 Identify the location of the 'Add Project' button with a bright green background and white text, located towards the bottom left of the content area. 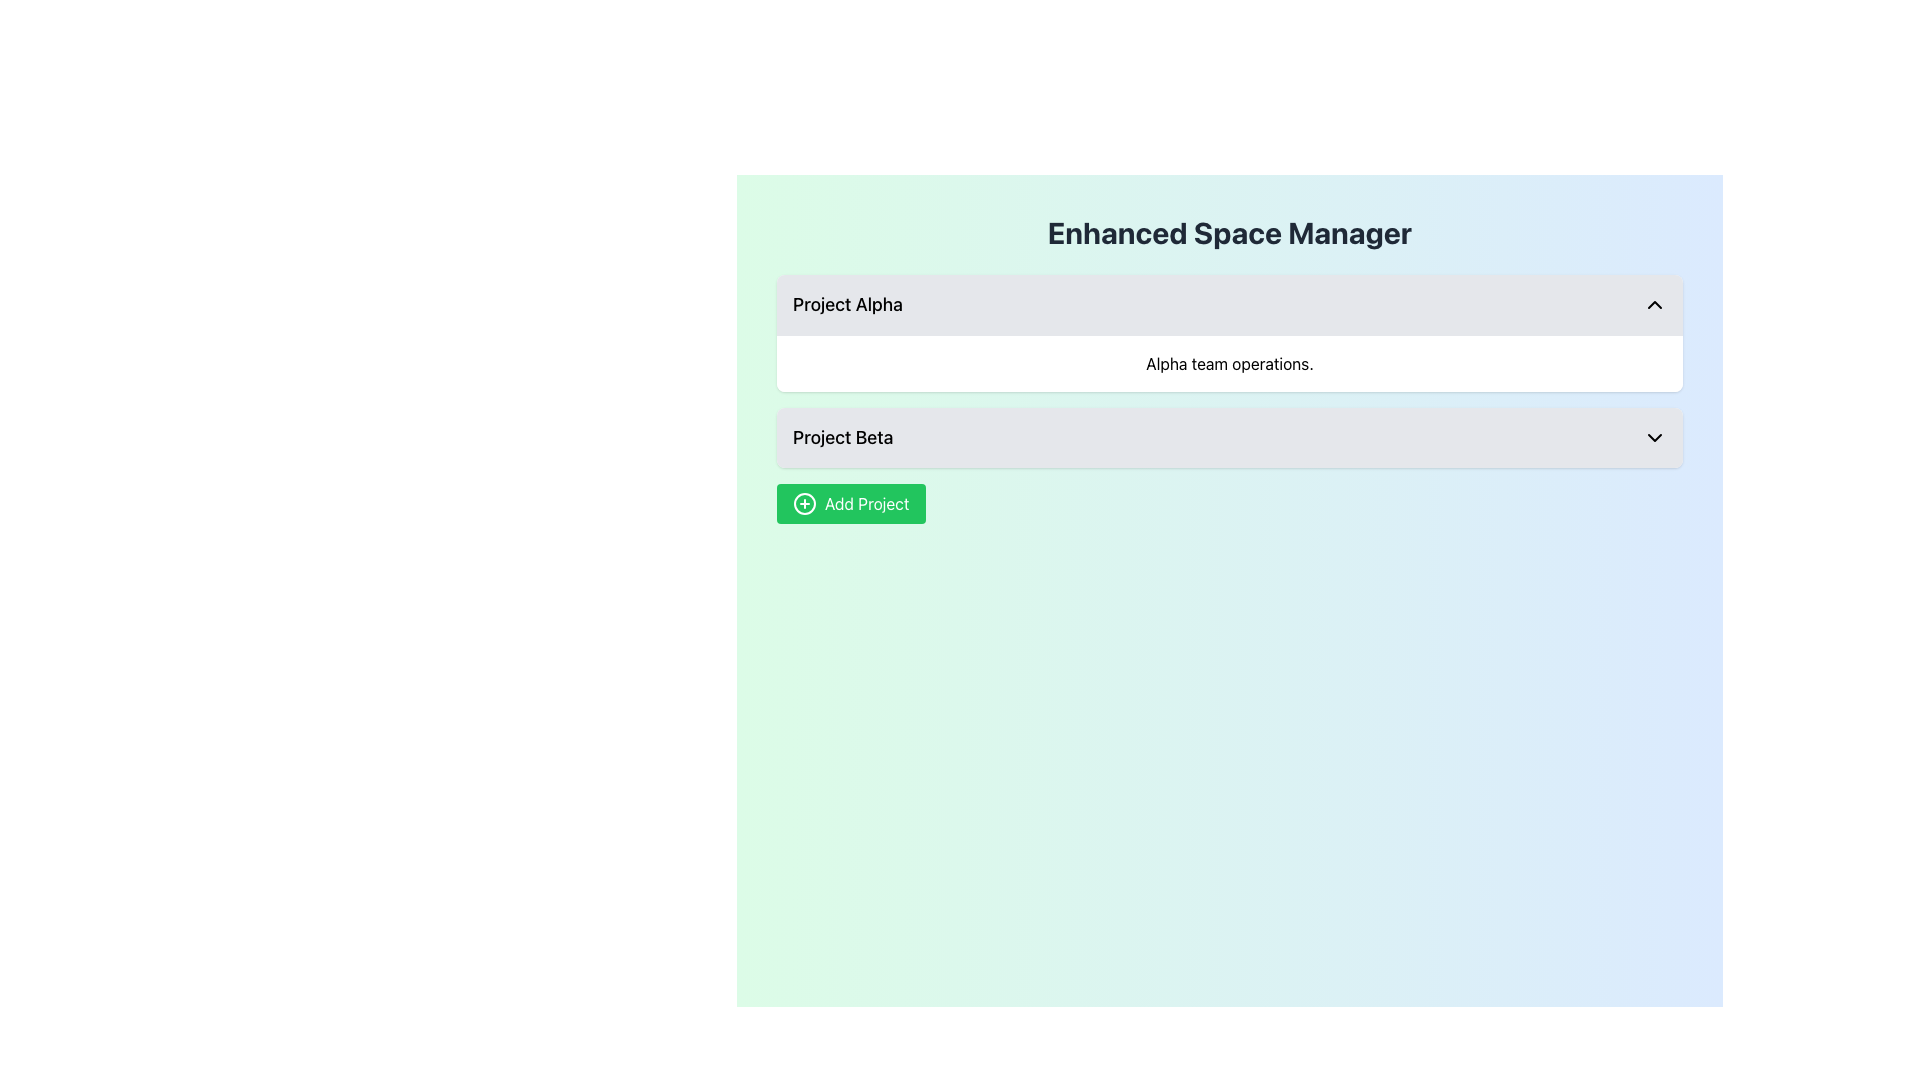
(850, 503).